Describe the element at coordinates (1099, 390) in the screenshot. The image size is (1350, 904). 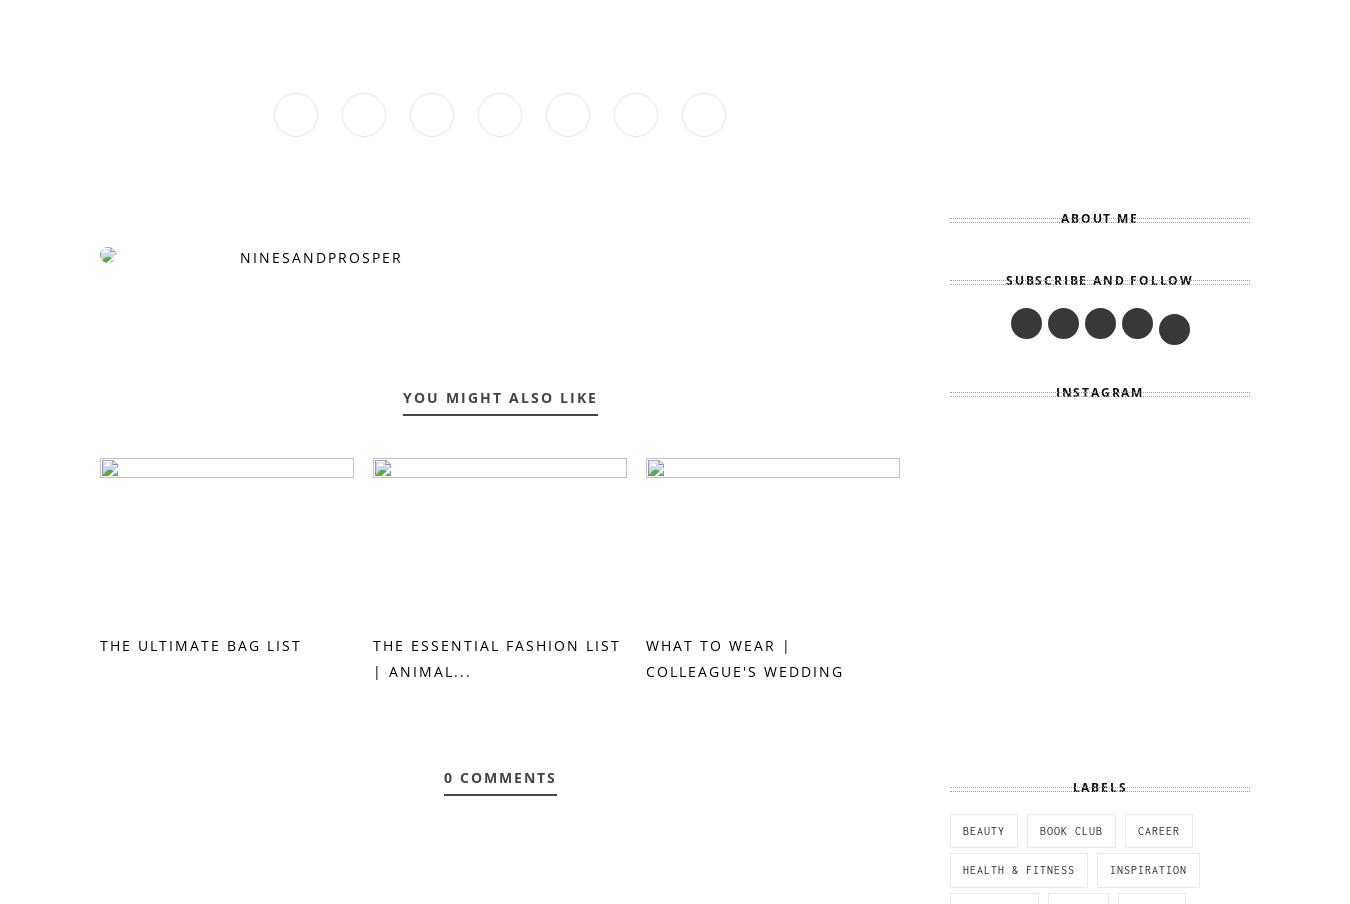
I see `'Instagram'` at that location.